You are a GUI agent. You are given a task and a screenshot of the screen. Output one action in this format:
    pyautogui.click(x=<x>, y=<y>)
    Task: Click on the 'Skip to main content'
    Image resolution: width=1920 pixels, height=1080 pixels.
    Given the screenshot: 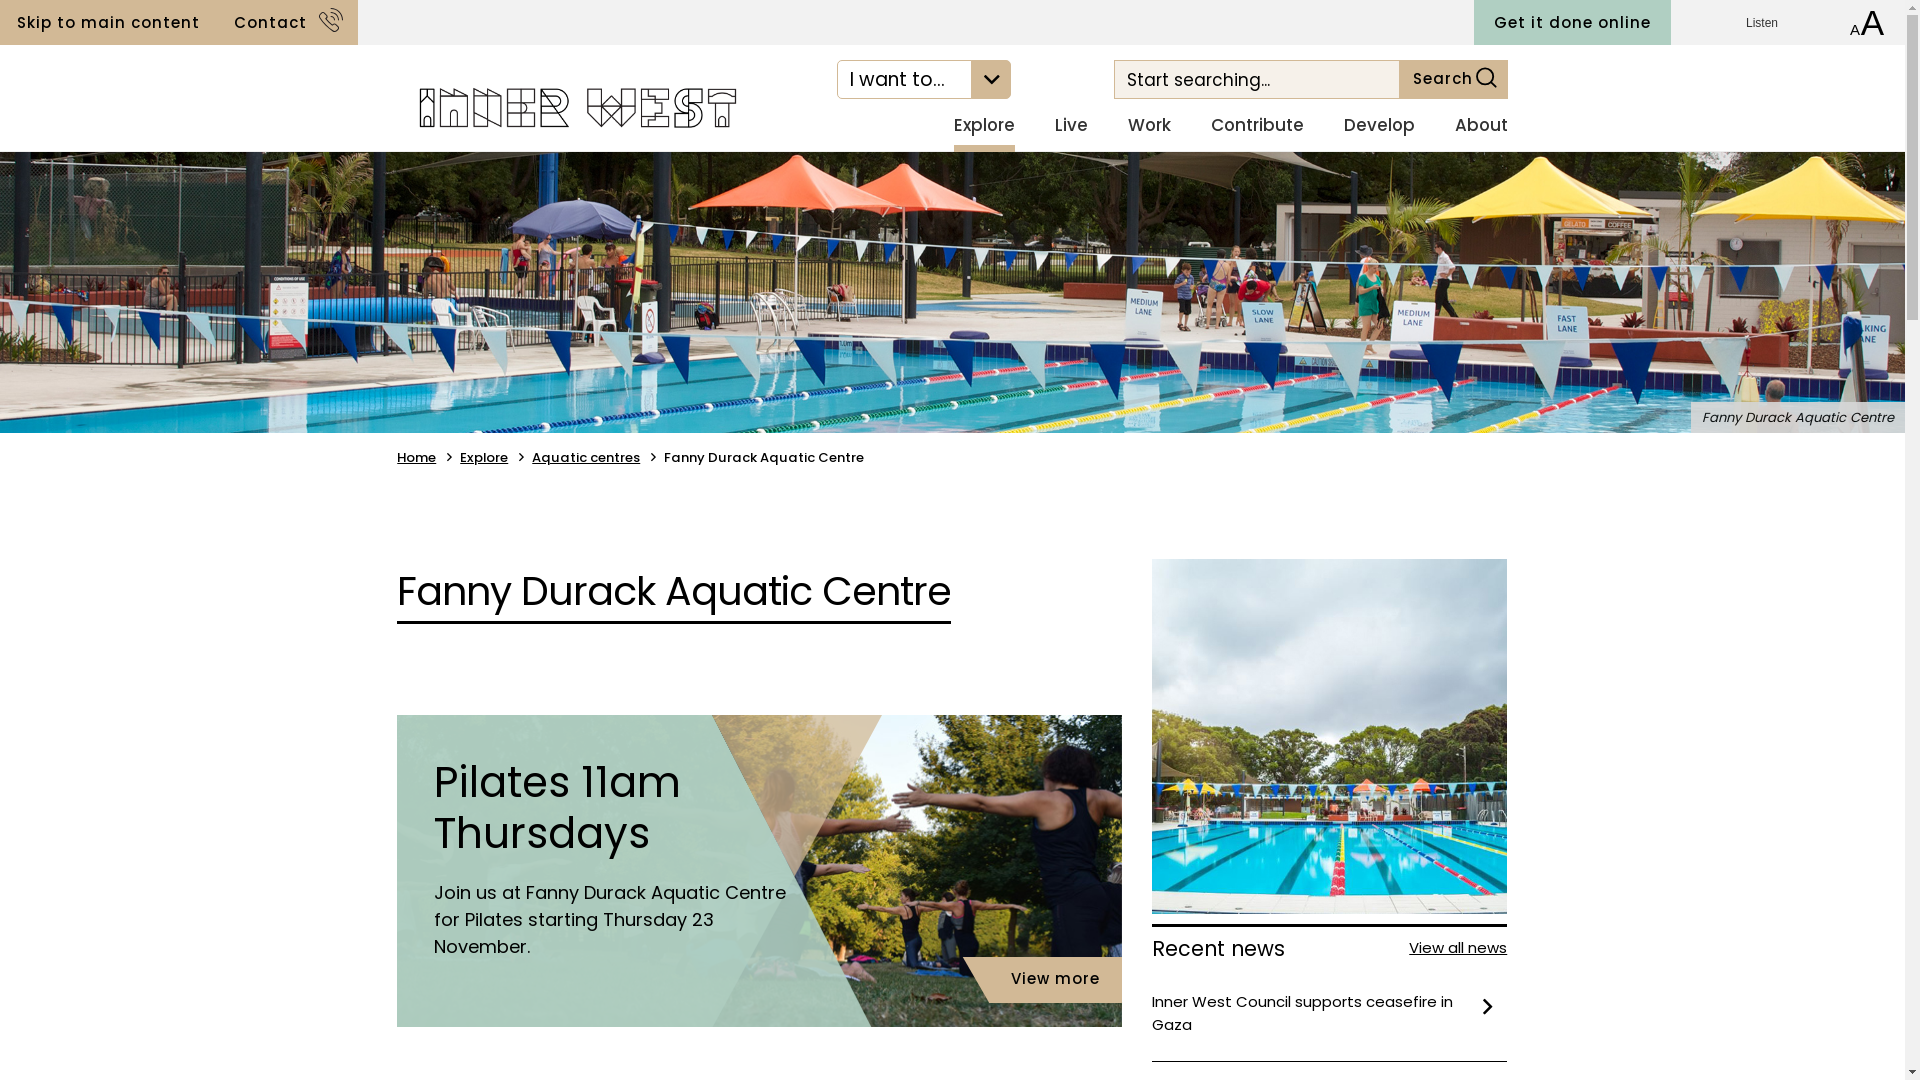 What is the action you would take?
    pyautogui.click(x=107, y=22)
    